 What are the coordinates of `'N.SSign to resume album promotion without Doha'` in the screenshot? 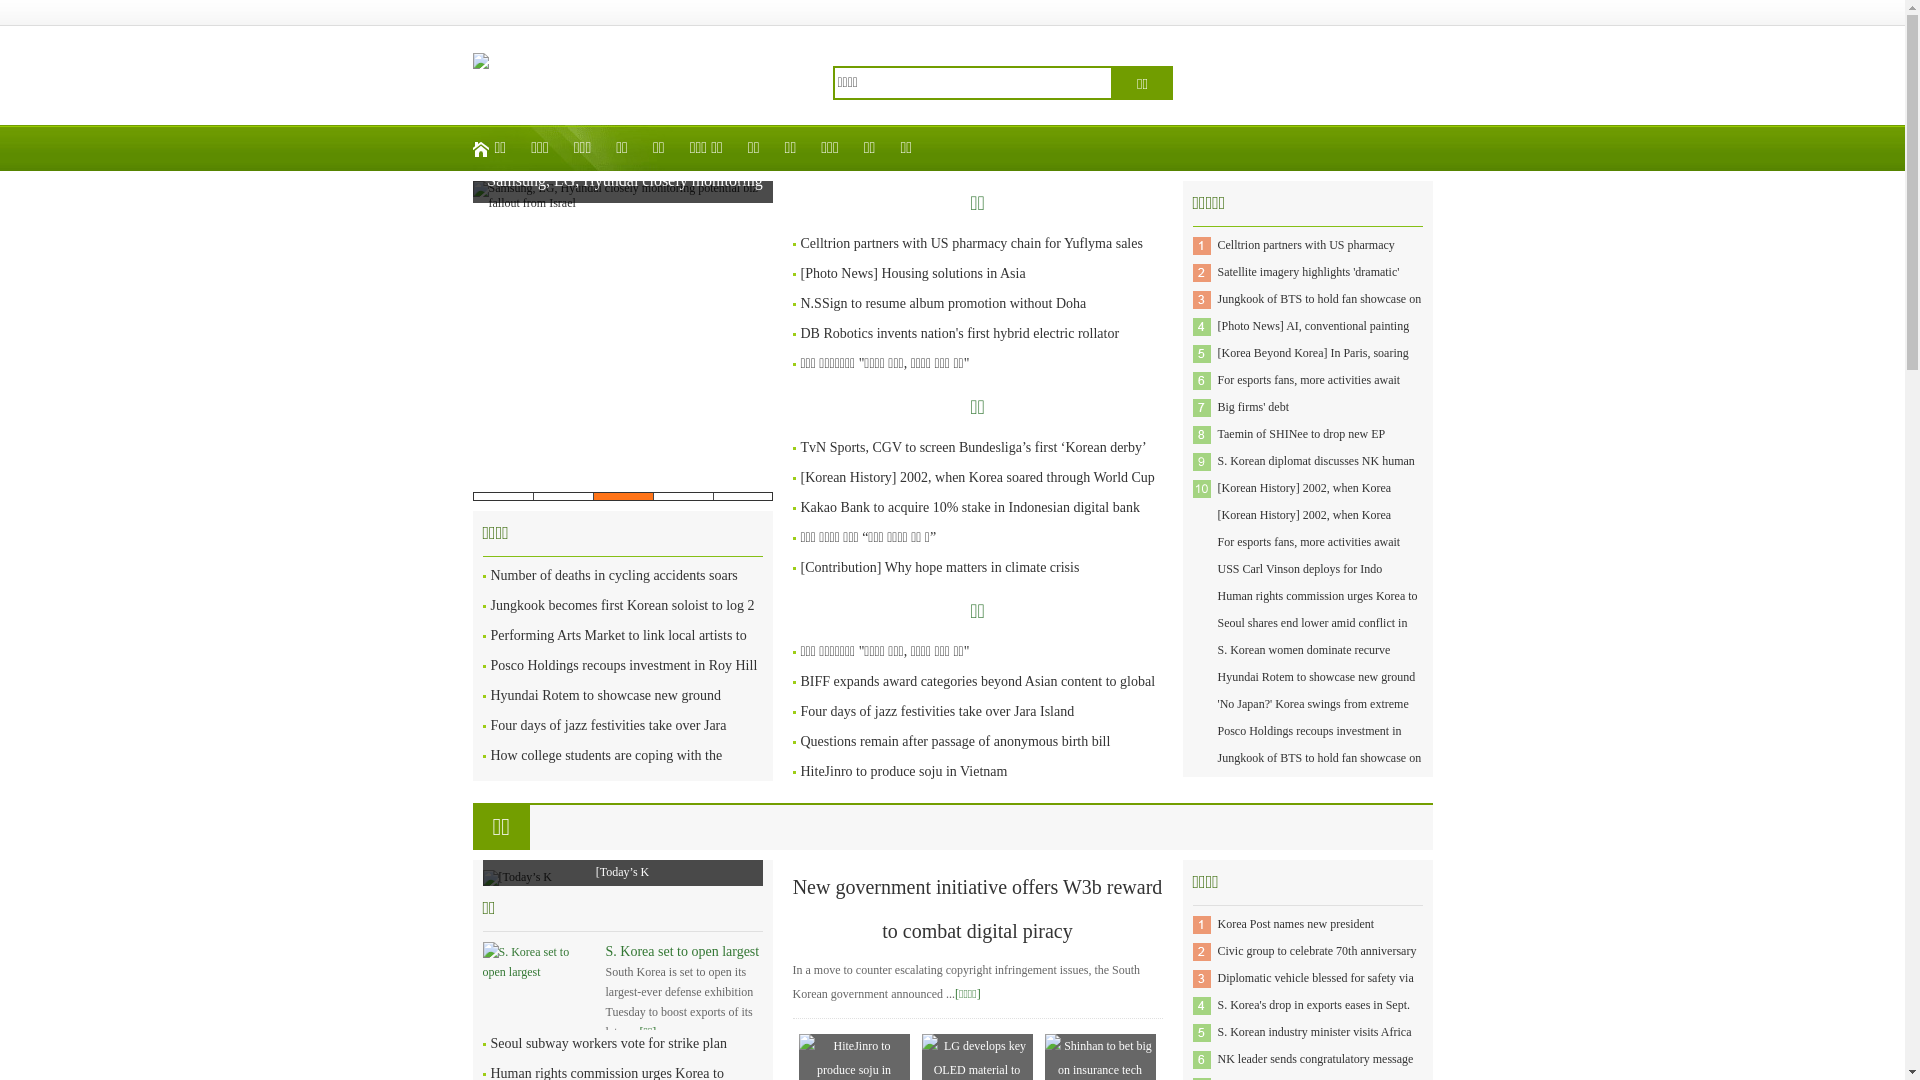 It's located at (941, 303).